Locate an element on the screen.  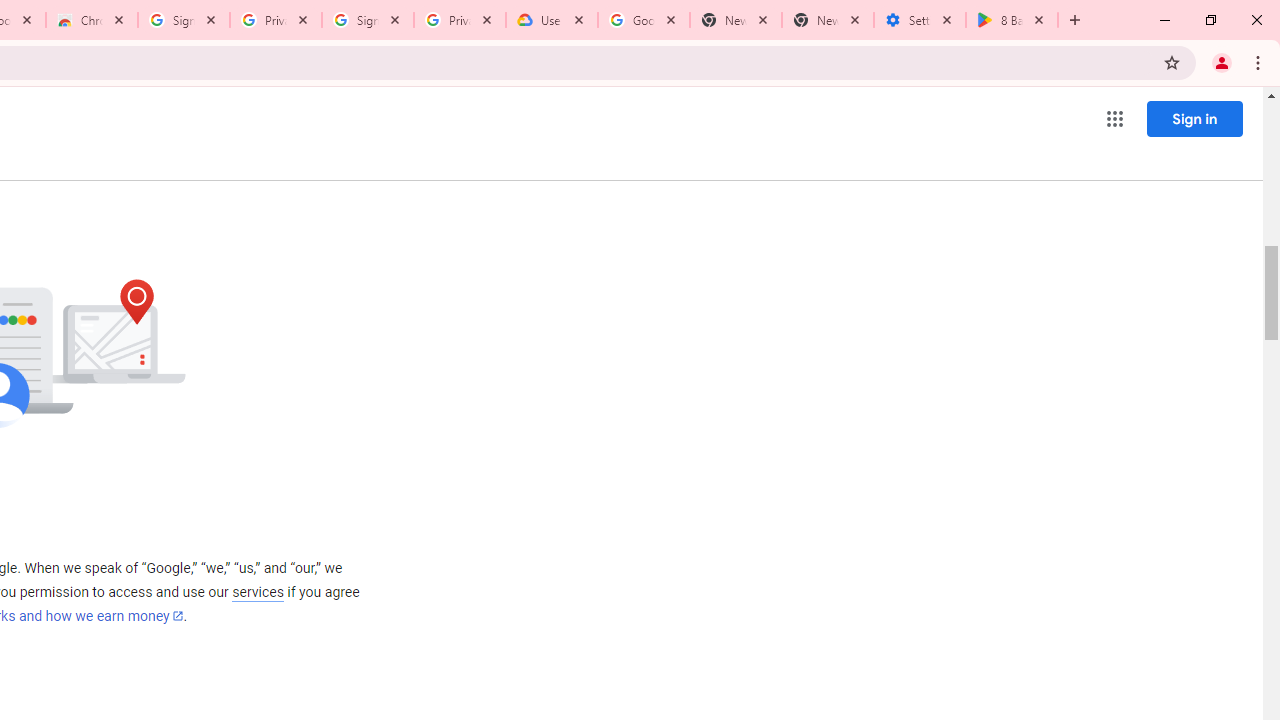
'Sign in - Google Accounts' is located at coordinates (184, 20).